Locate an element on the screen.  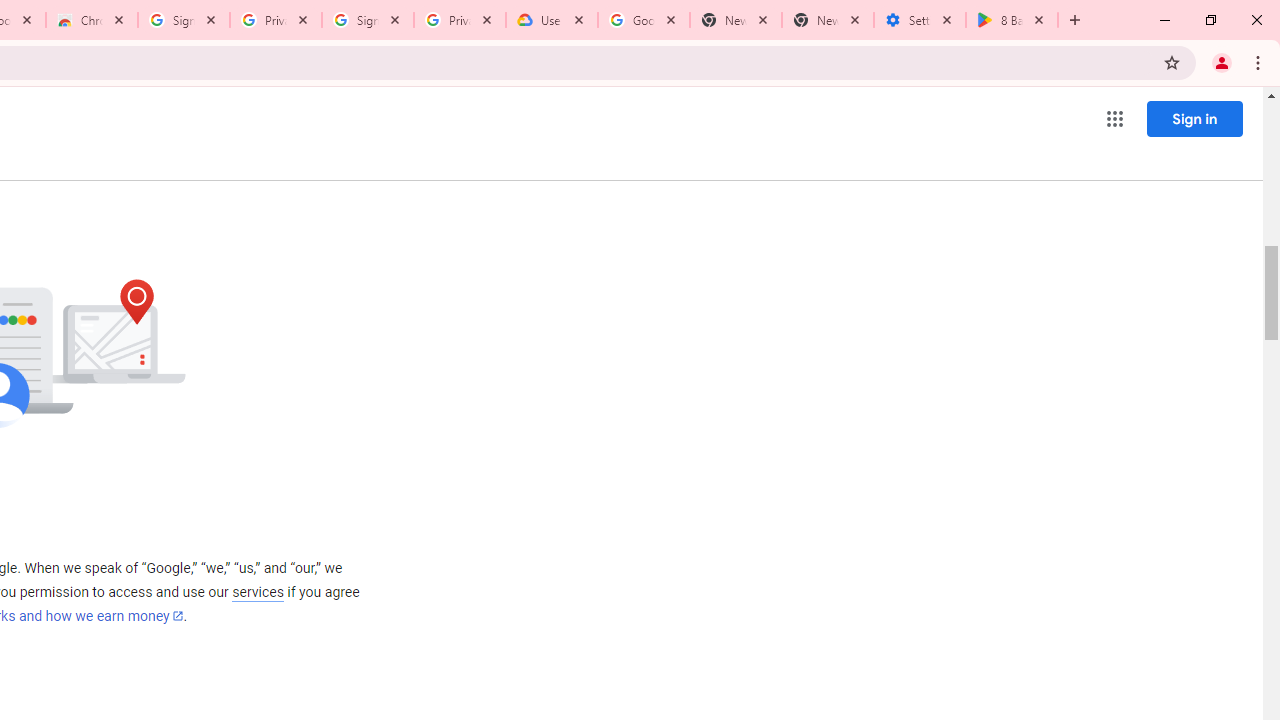
'Sign in - Google Accounts' is located at coordinates (184, 20).